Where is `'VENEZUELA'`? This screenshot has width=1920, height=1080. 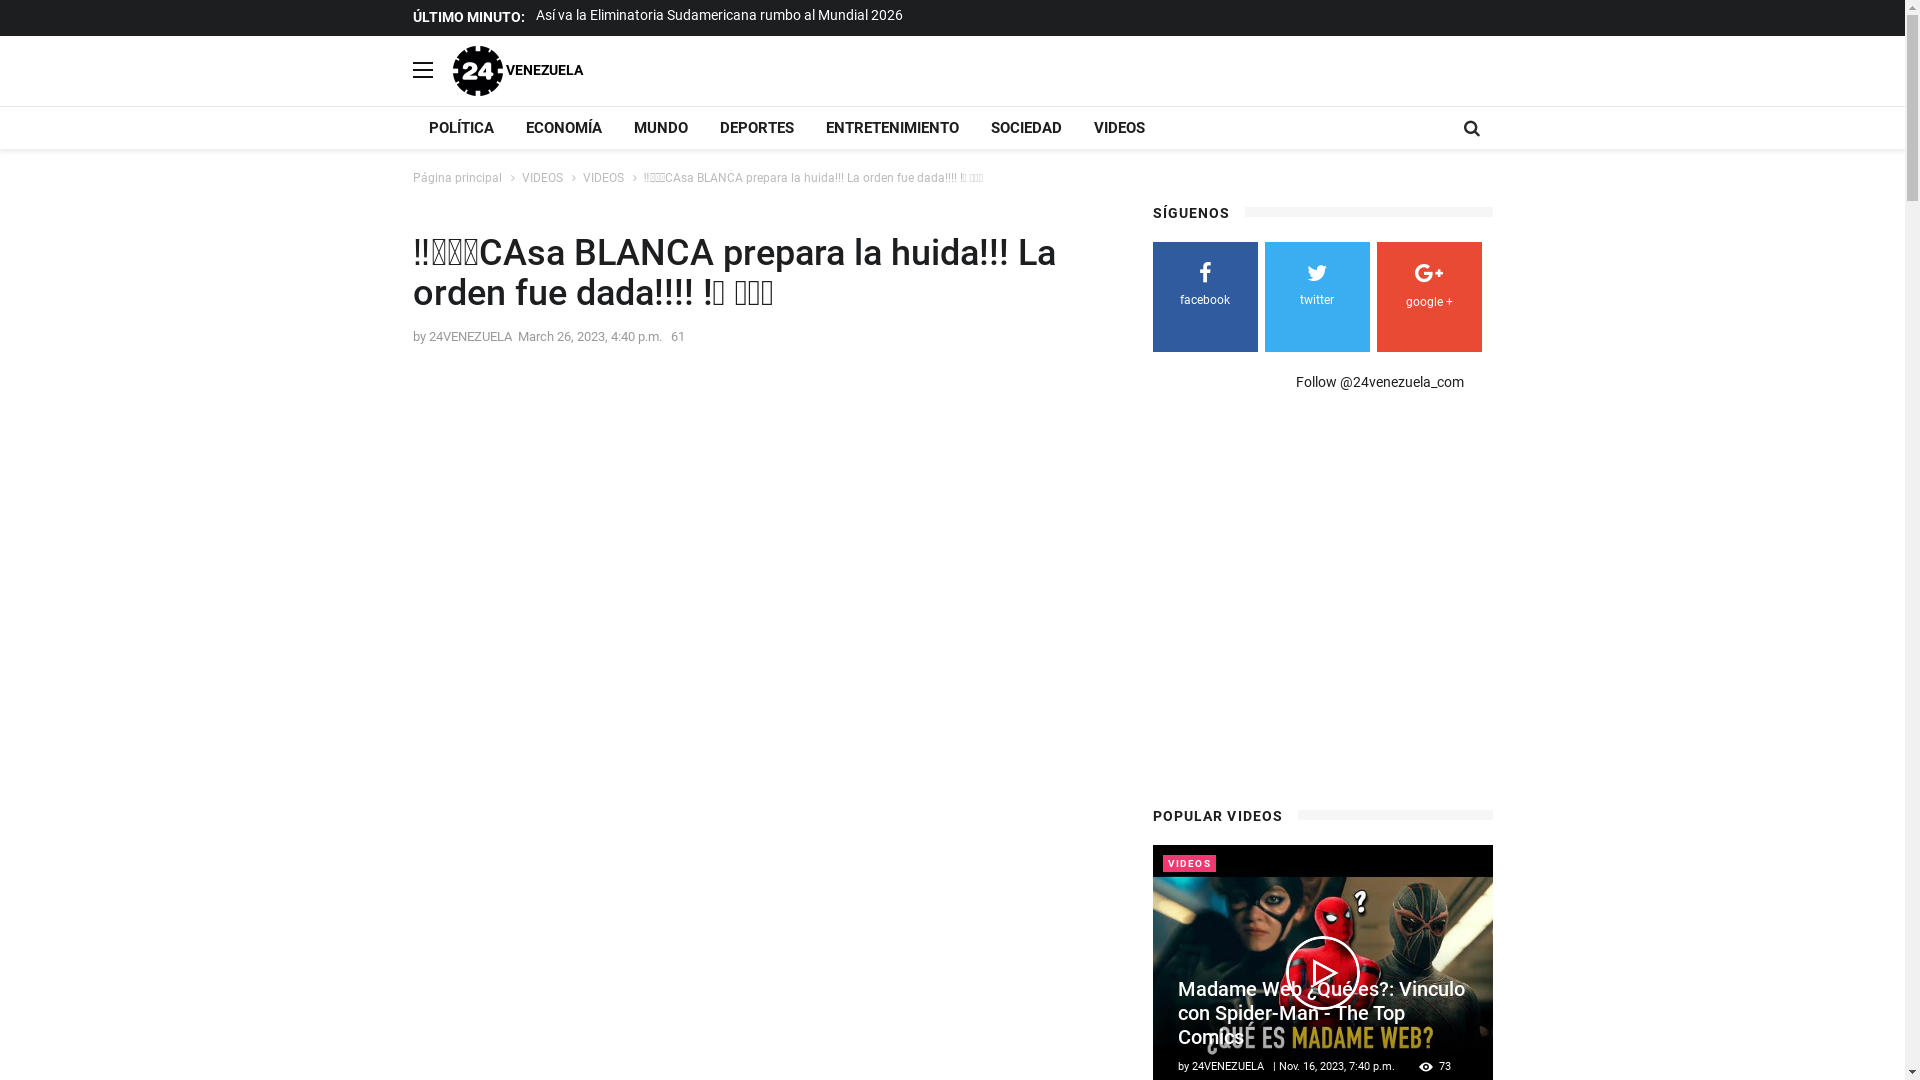
'VENEZUELA' is located at coordinates (517, 68).